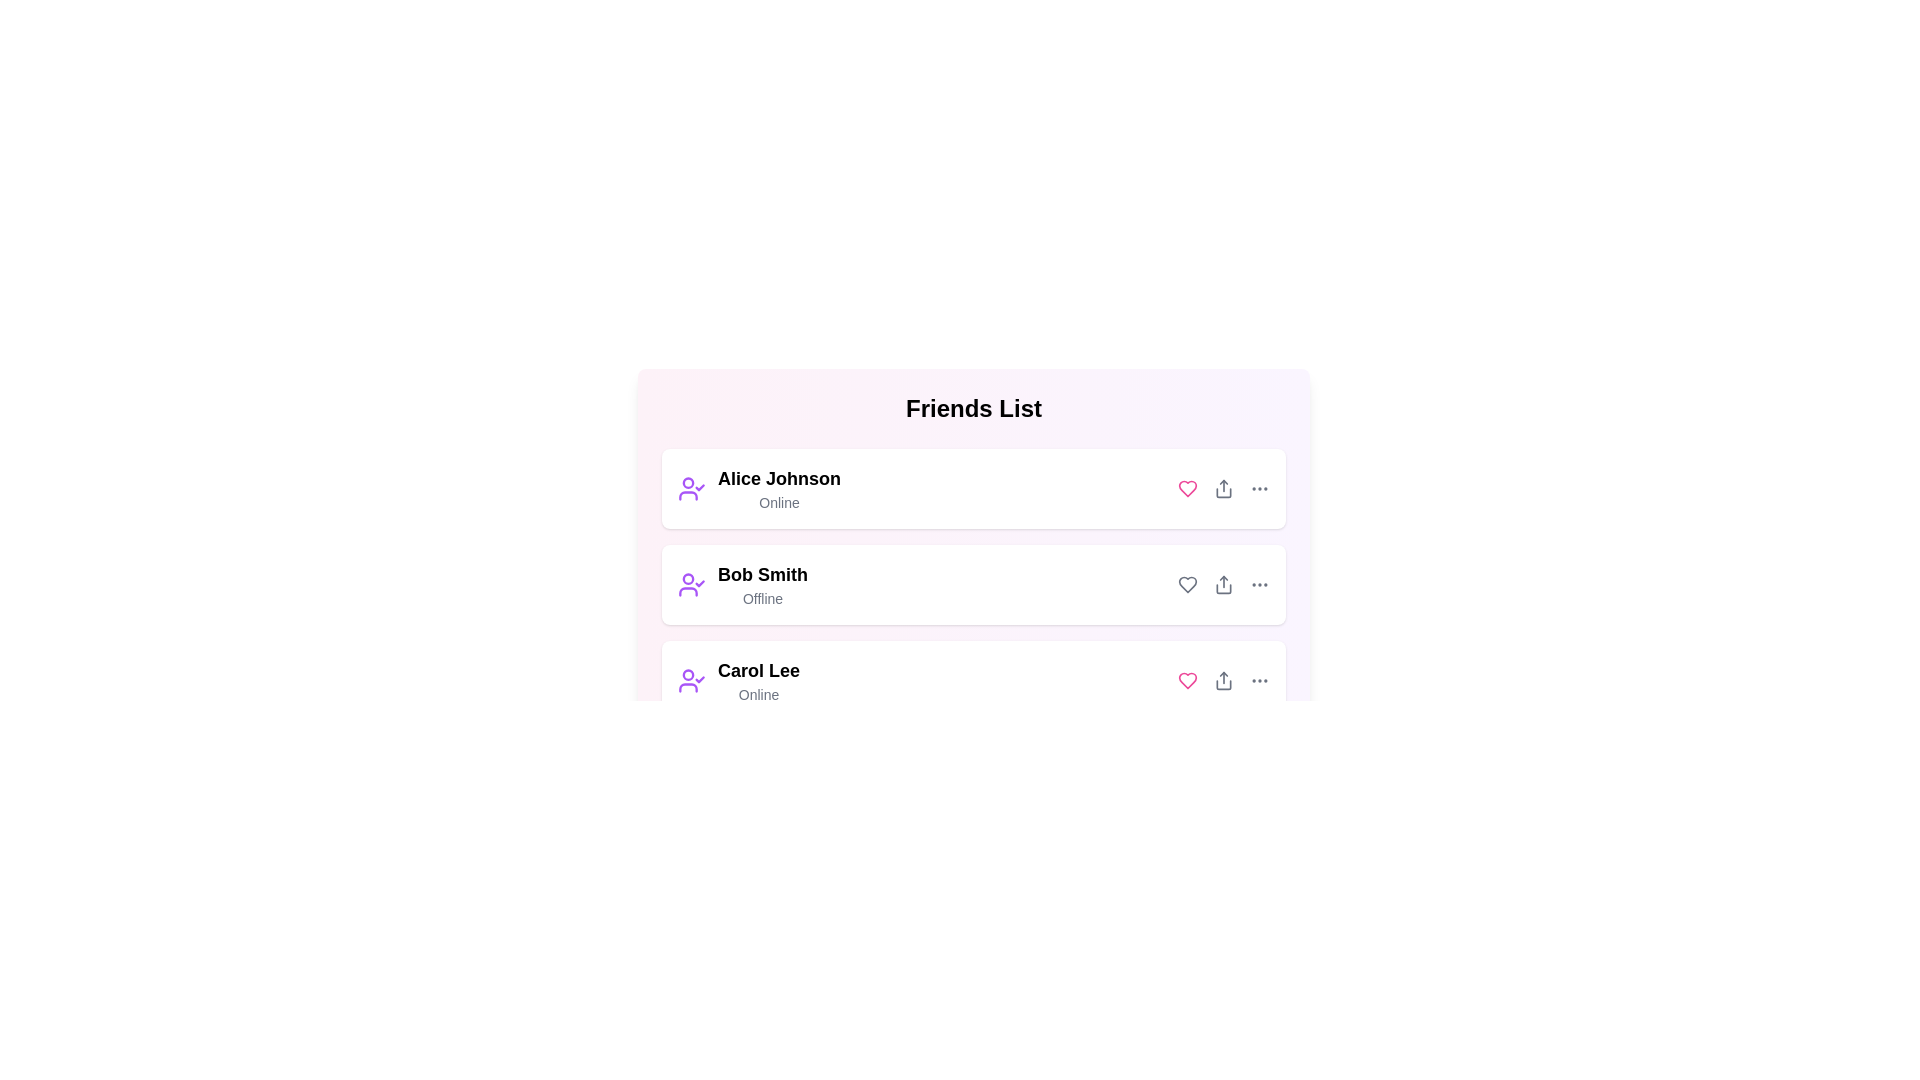 Image resolution: width=1920 pixels, height=1080 pixels. What do you see at coordinates (1258, 489) in the screenshot?
I see `the menu icon next to the friend's name to access additional options` at bounding box center [1258, 489].